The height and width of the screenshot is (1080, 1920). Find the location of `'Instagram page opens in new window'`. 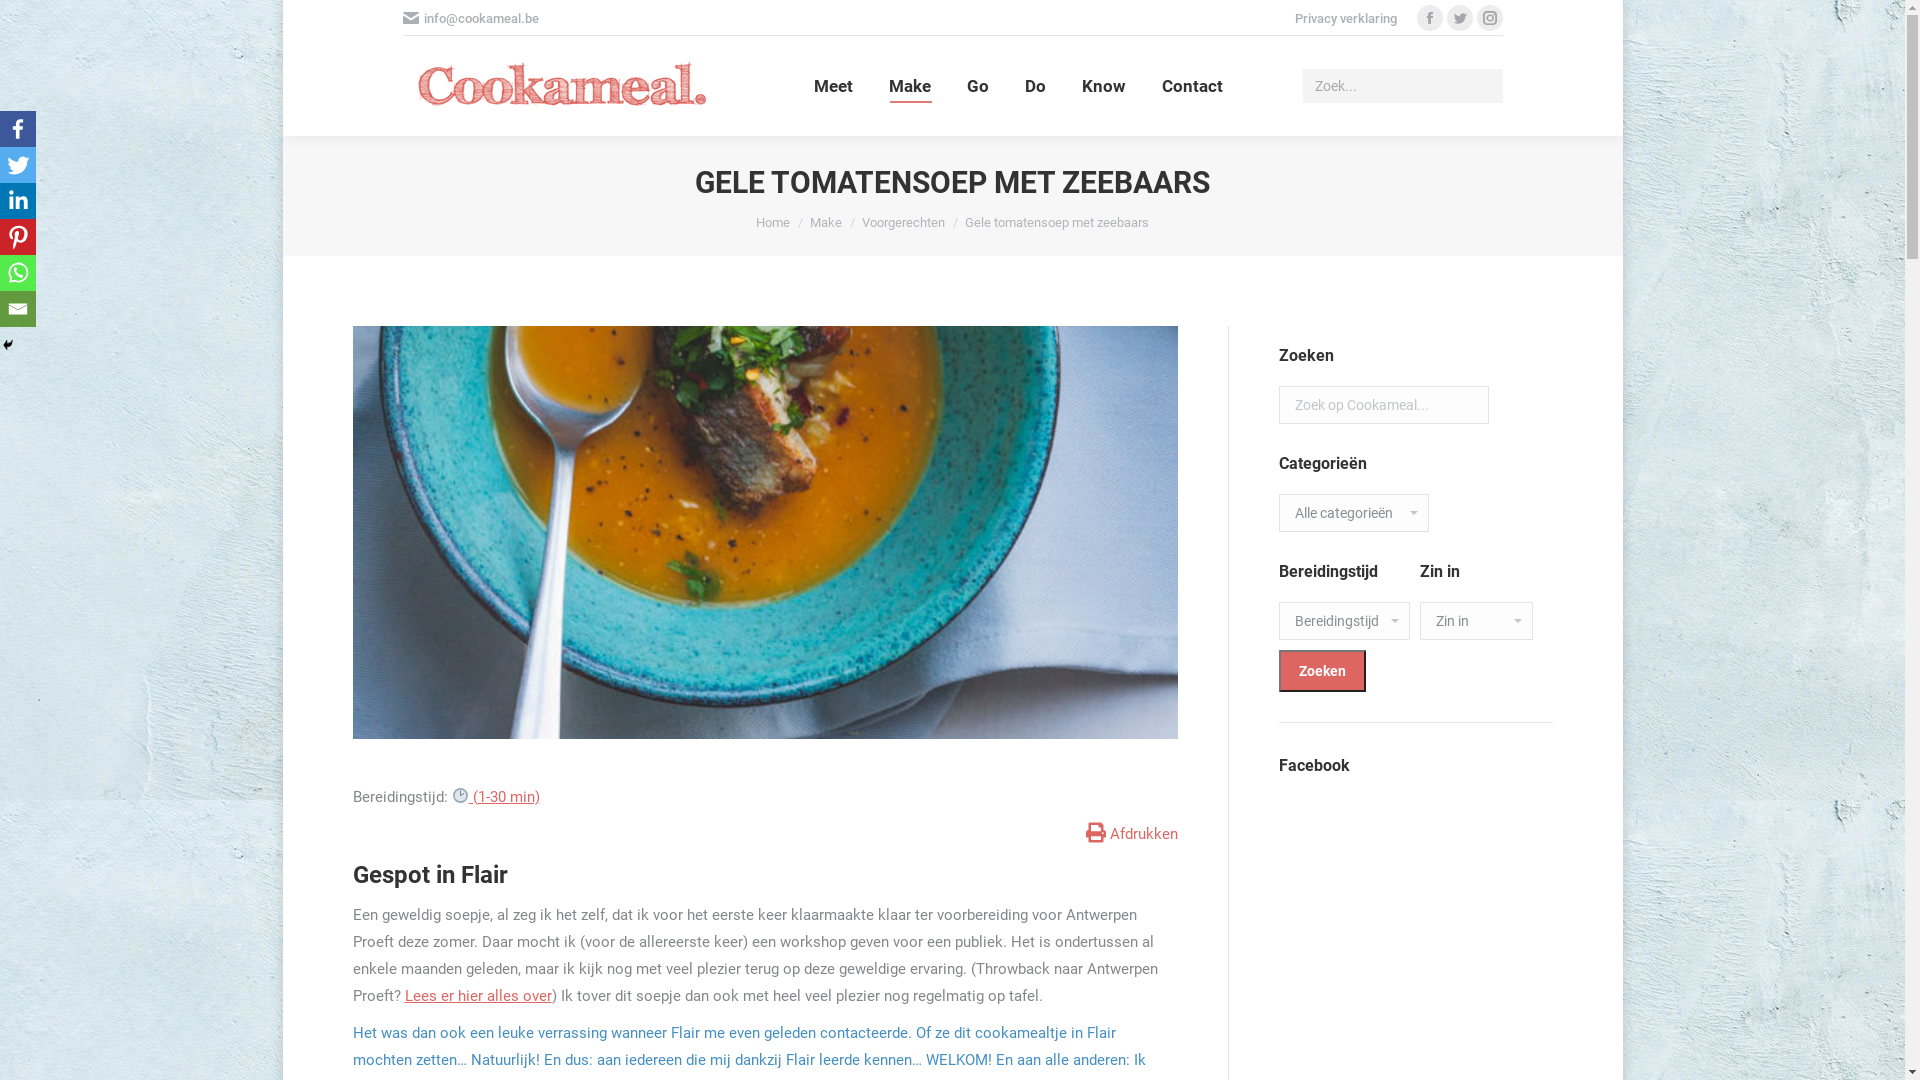

'Instagram page opens in new window' is located at coordinates (1488, 18).